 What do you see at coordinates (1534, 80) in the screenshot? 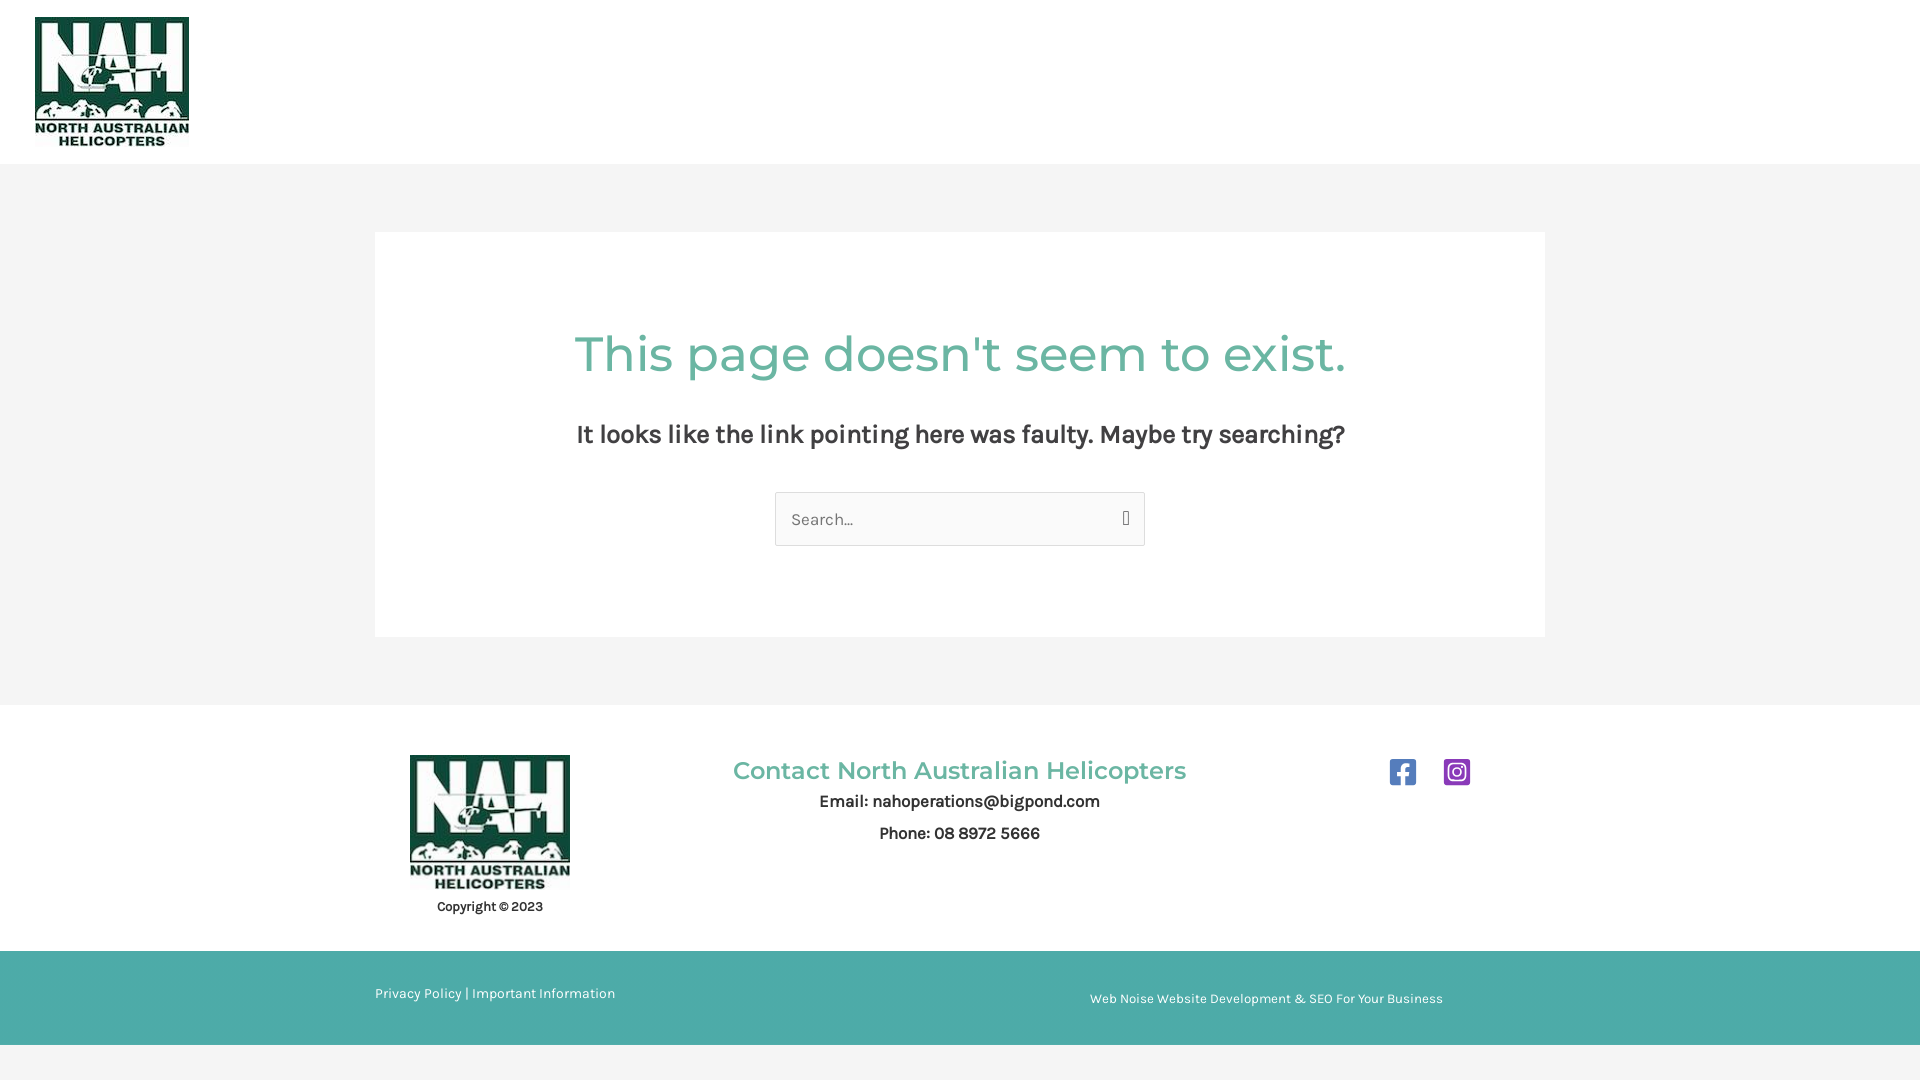
I see `'Frequently Asked Questions'` at bounding box center [1534, 80].